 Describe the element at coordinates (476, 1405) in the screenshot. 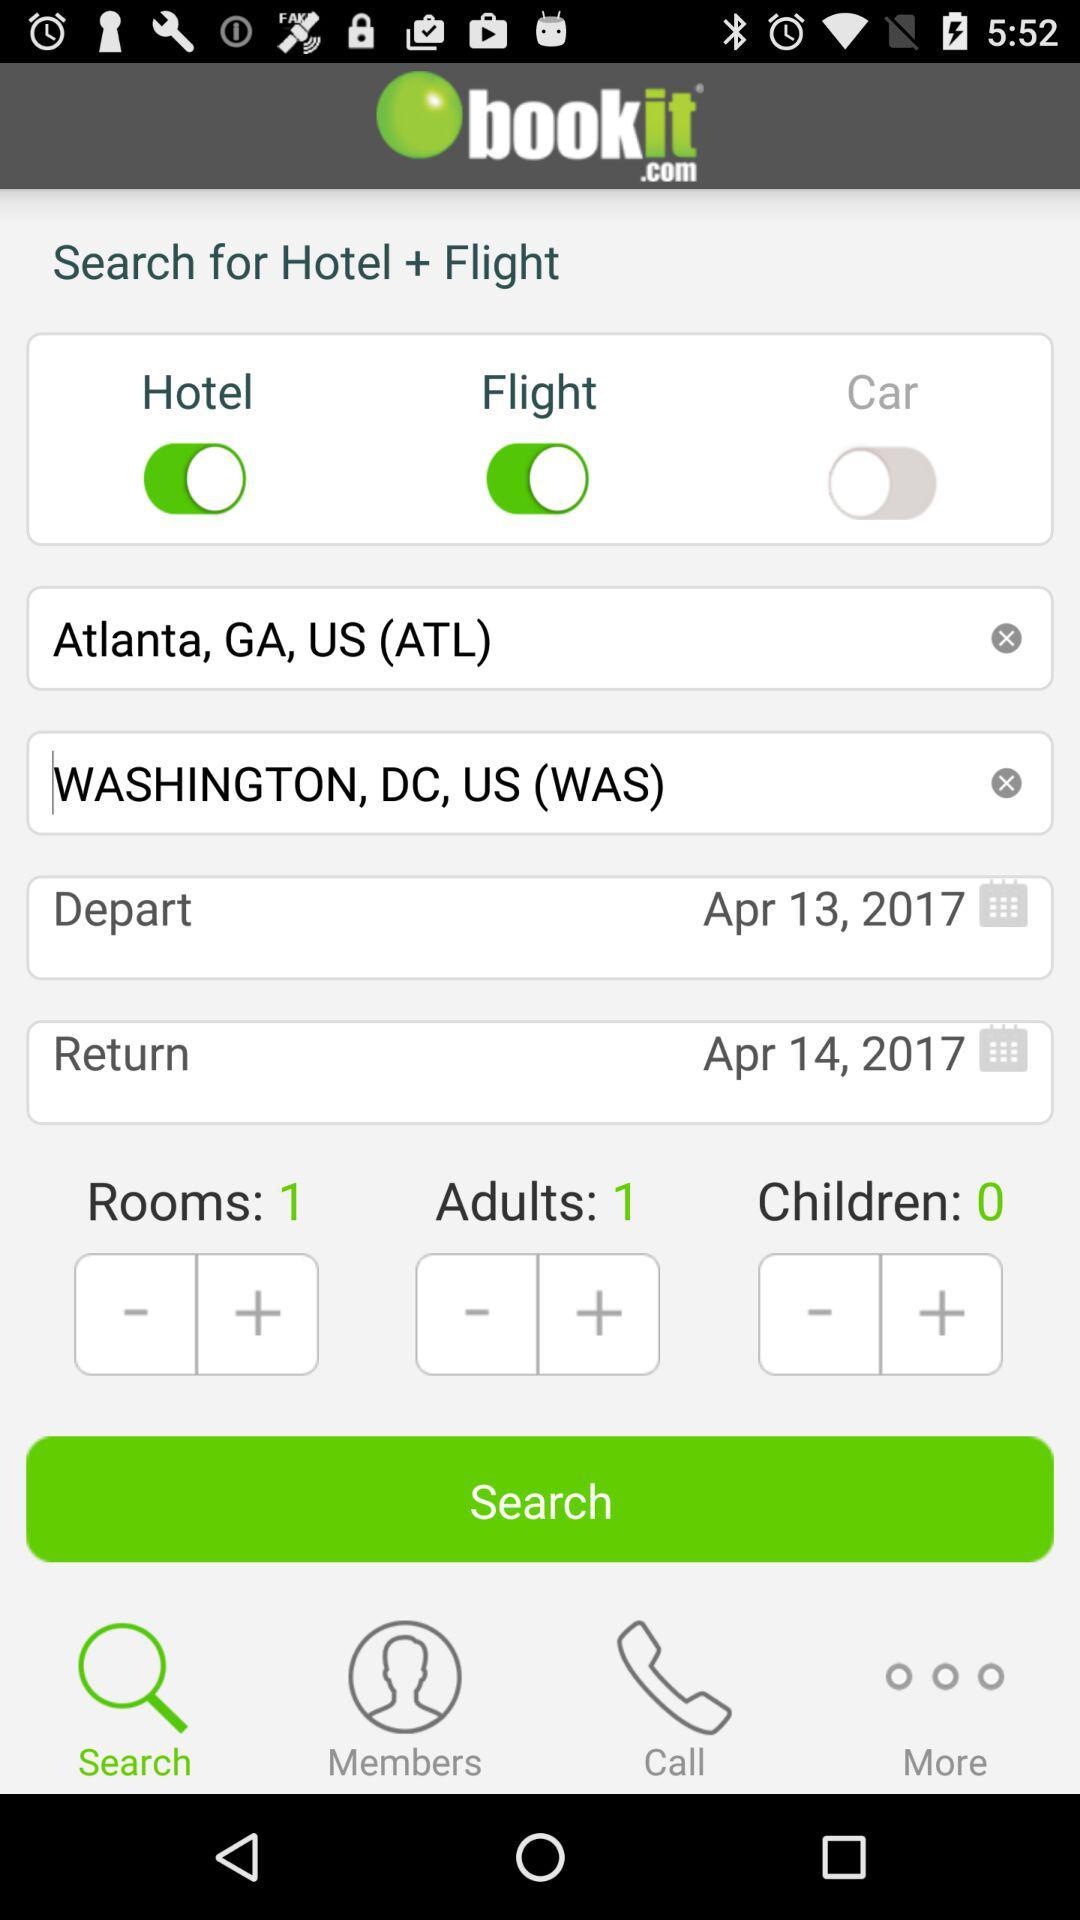

I see `the minus icon` at that location.